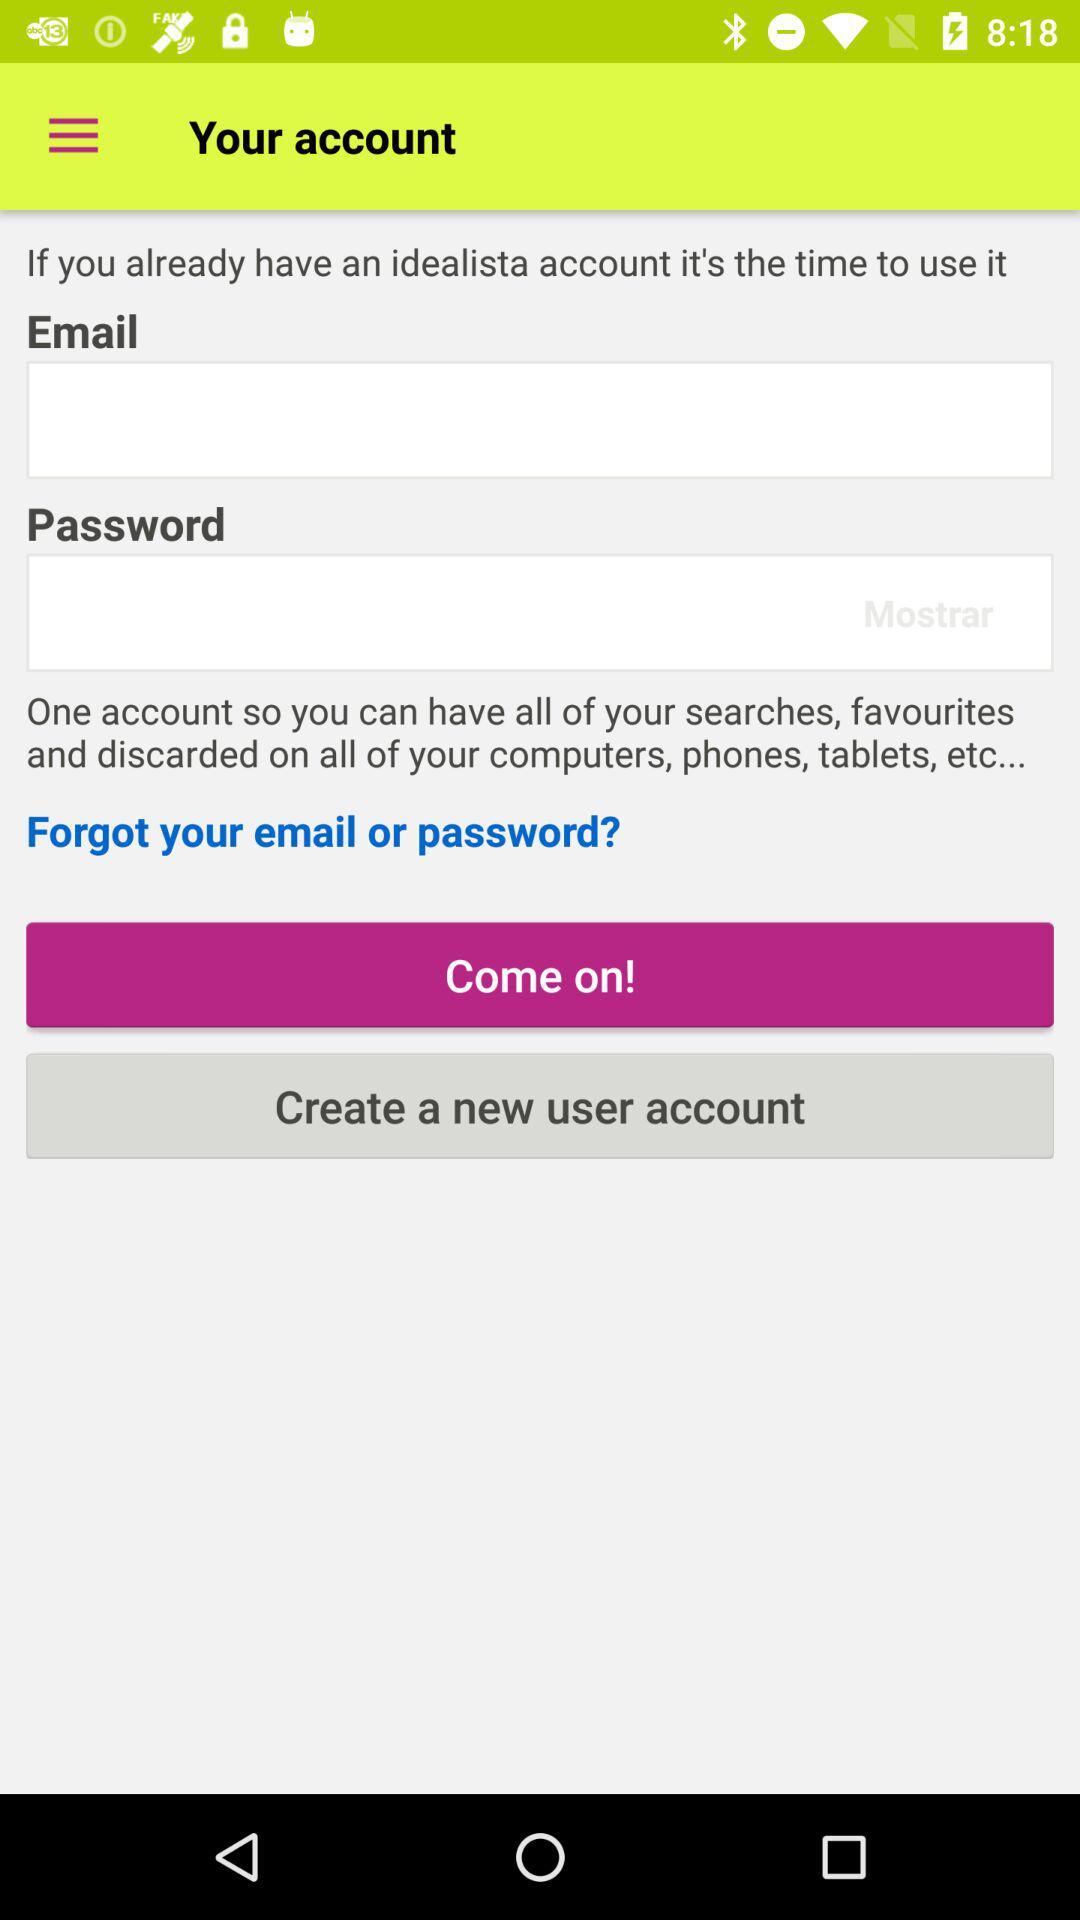 This screenshot has width=1080, height=1920. I want to click on the item above the one account so item, so click(453, 611).